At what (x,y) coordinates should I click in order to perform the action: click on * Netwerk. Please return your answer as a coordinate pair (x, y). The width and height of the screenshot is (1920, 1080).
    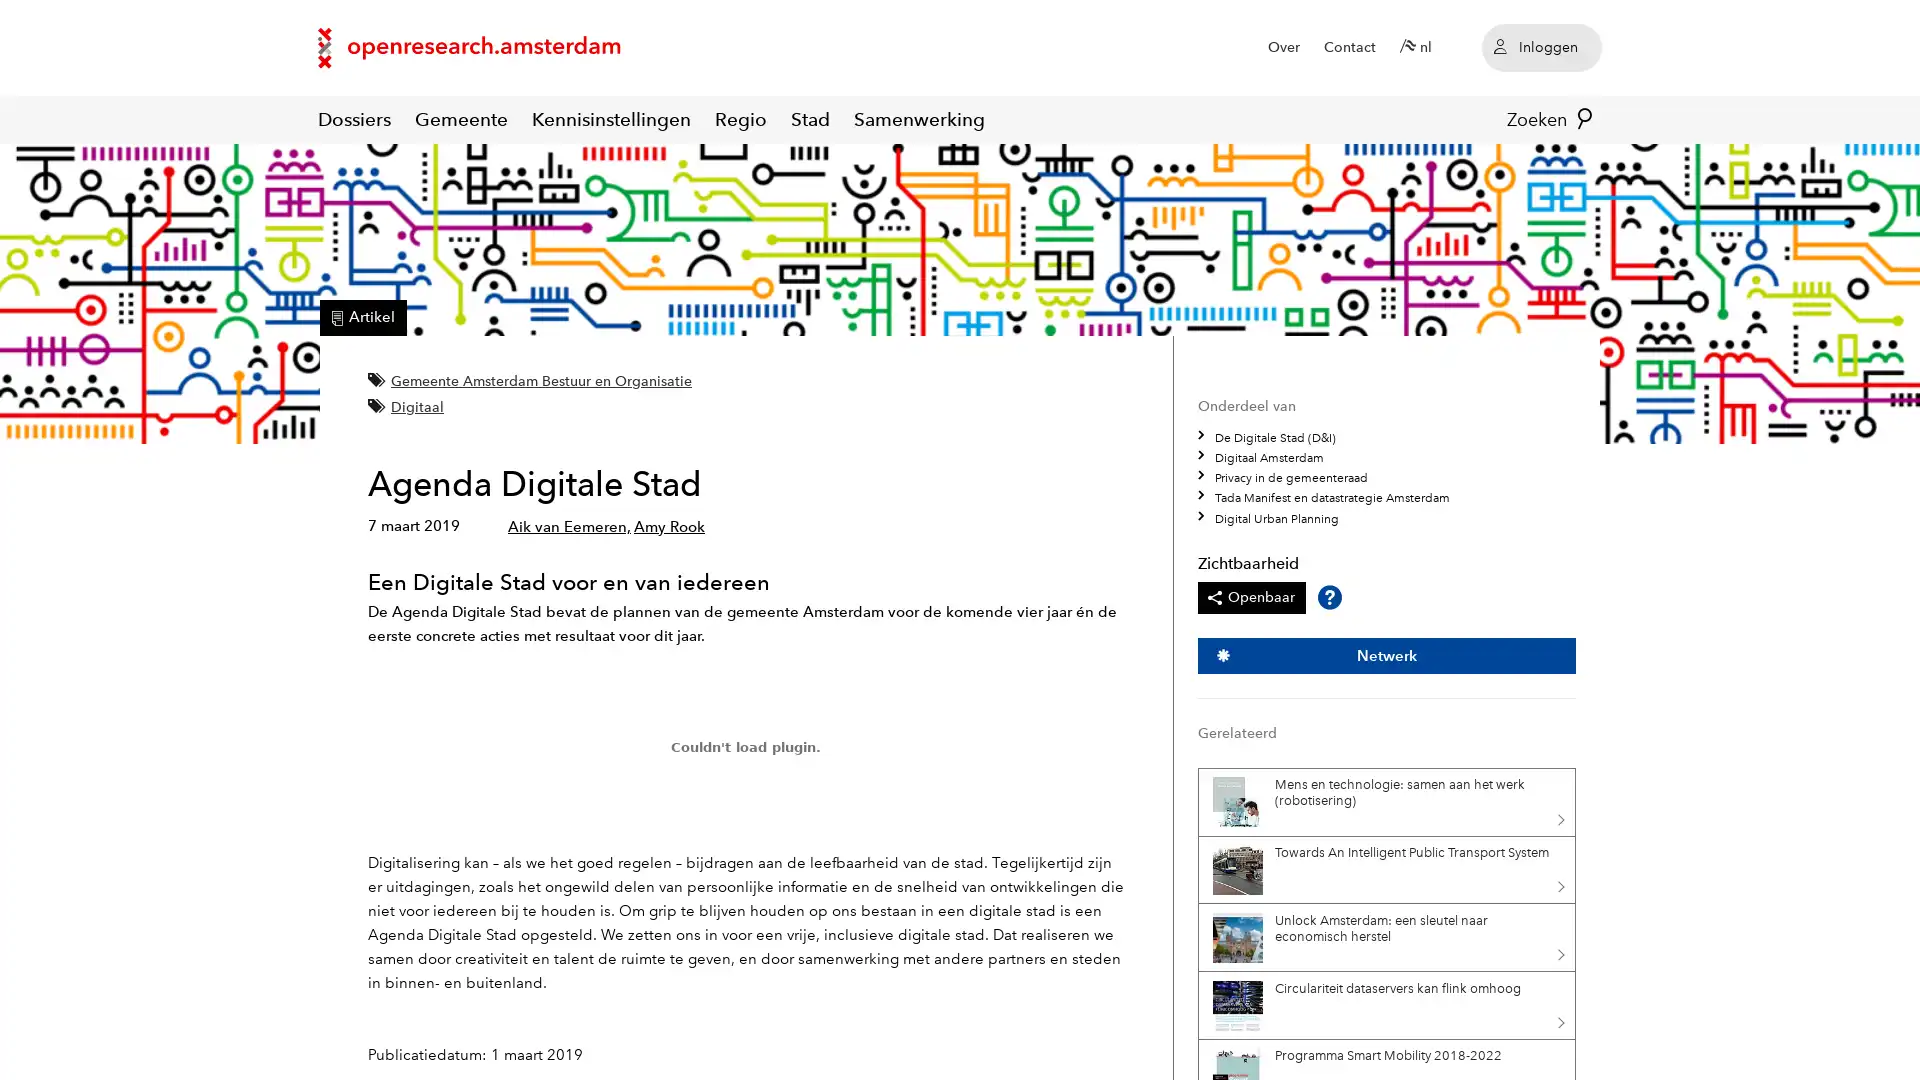
    Looking at the image, I should click on (1385, 655).